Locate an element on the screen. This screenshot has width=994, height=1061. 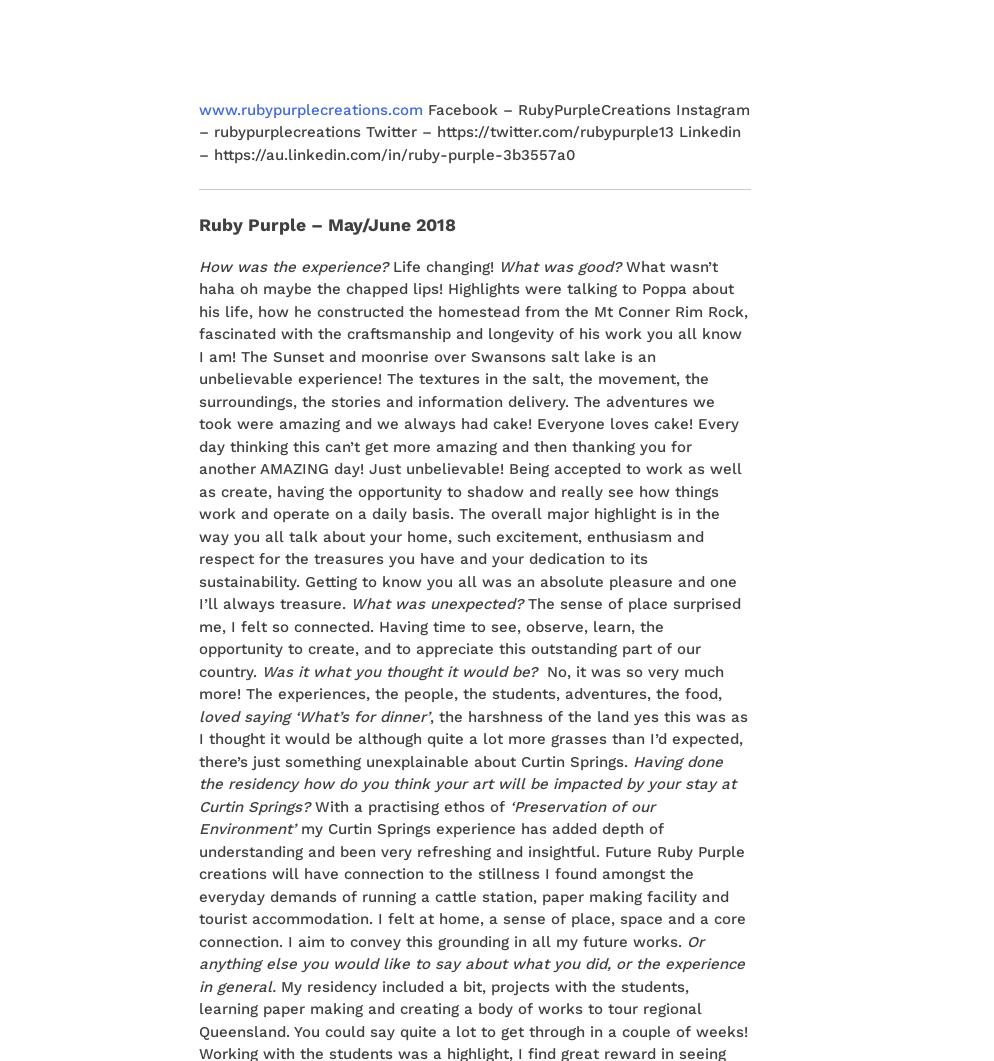
'Having done the residency how do you think your art will be impacted by your stay at Curtin Springs?' is located at coordinates (466, 783).